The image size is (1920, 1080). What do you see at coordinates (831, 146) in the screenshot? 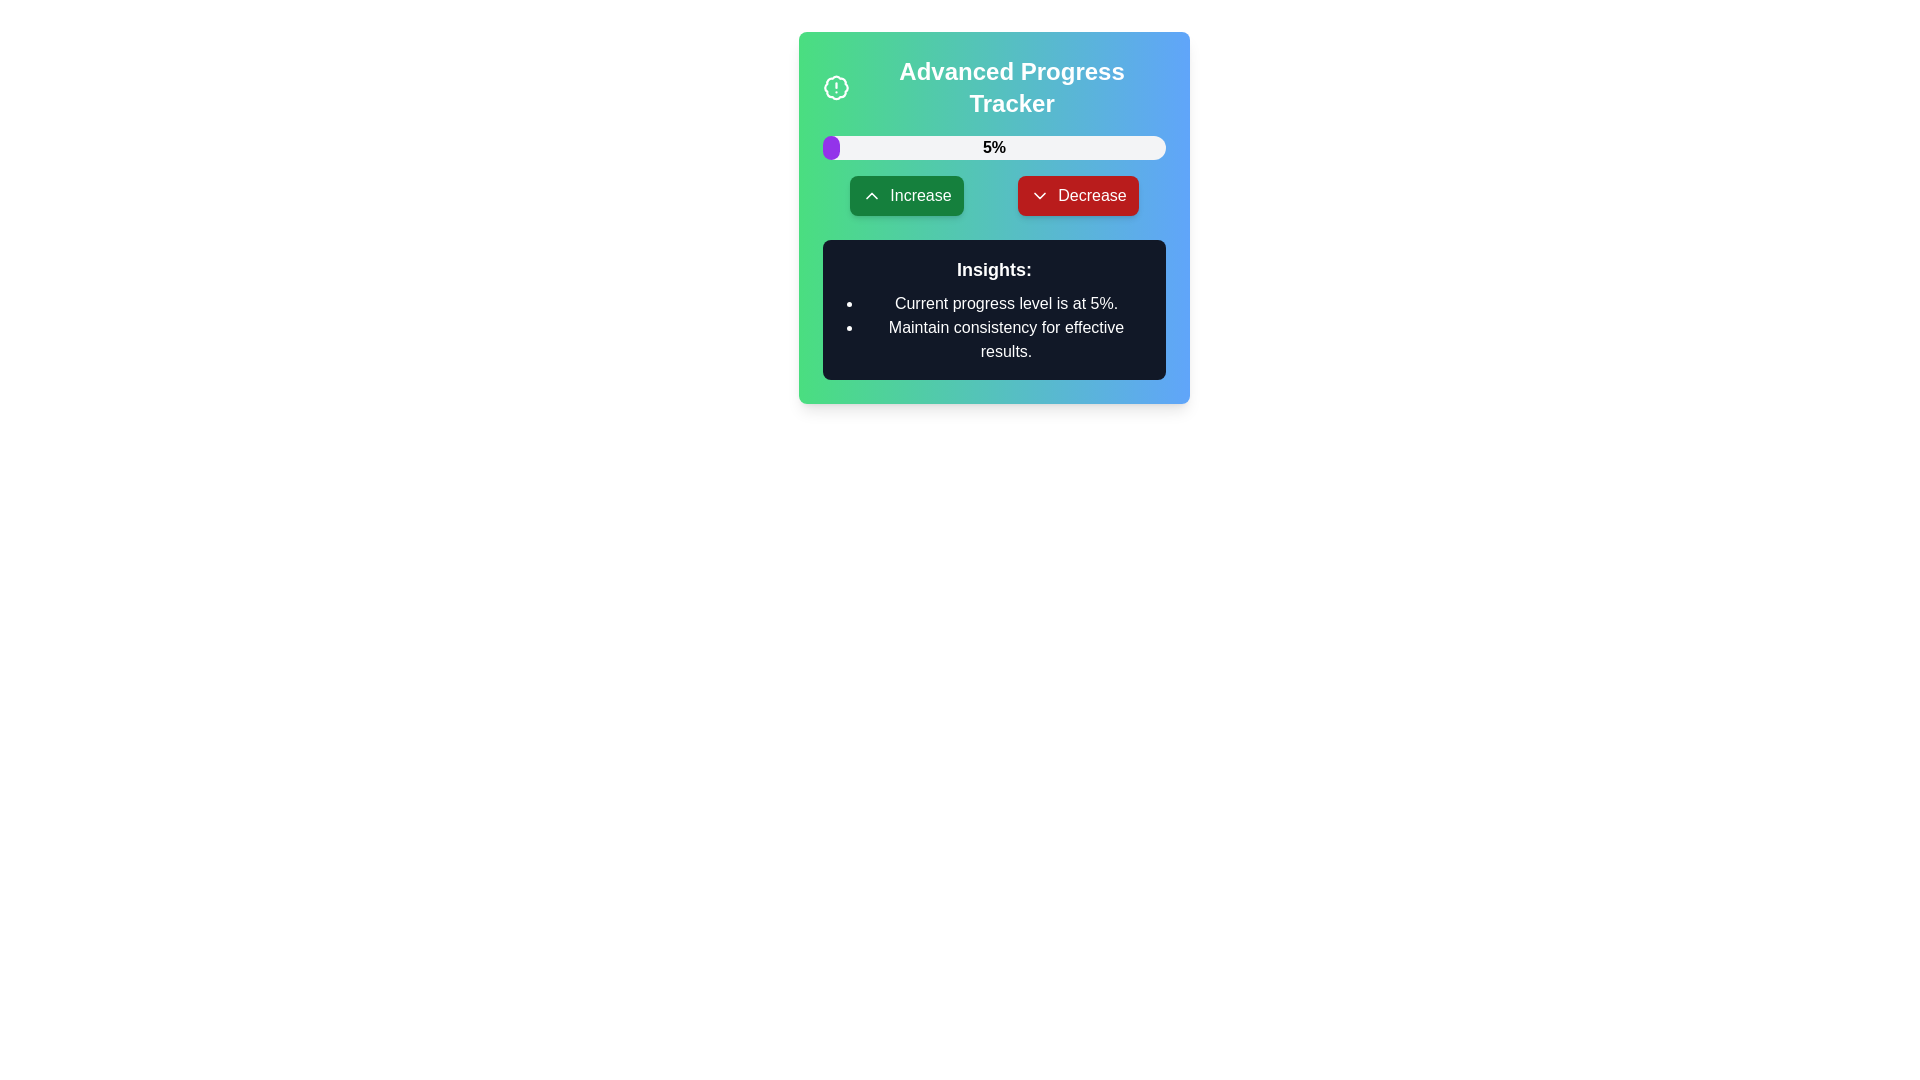
I see `the leftmost 5% of the progress bar indicator that visually represents the current progress level of 5%, located below the 'Advanced Progress Tracker' title` at bounding box center [831, 146].